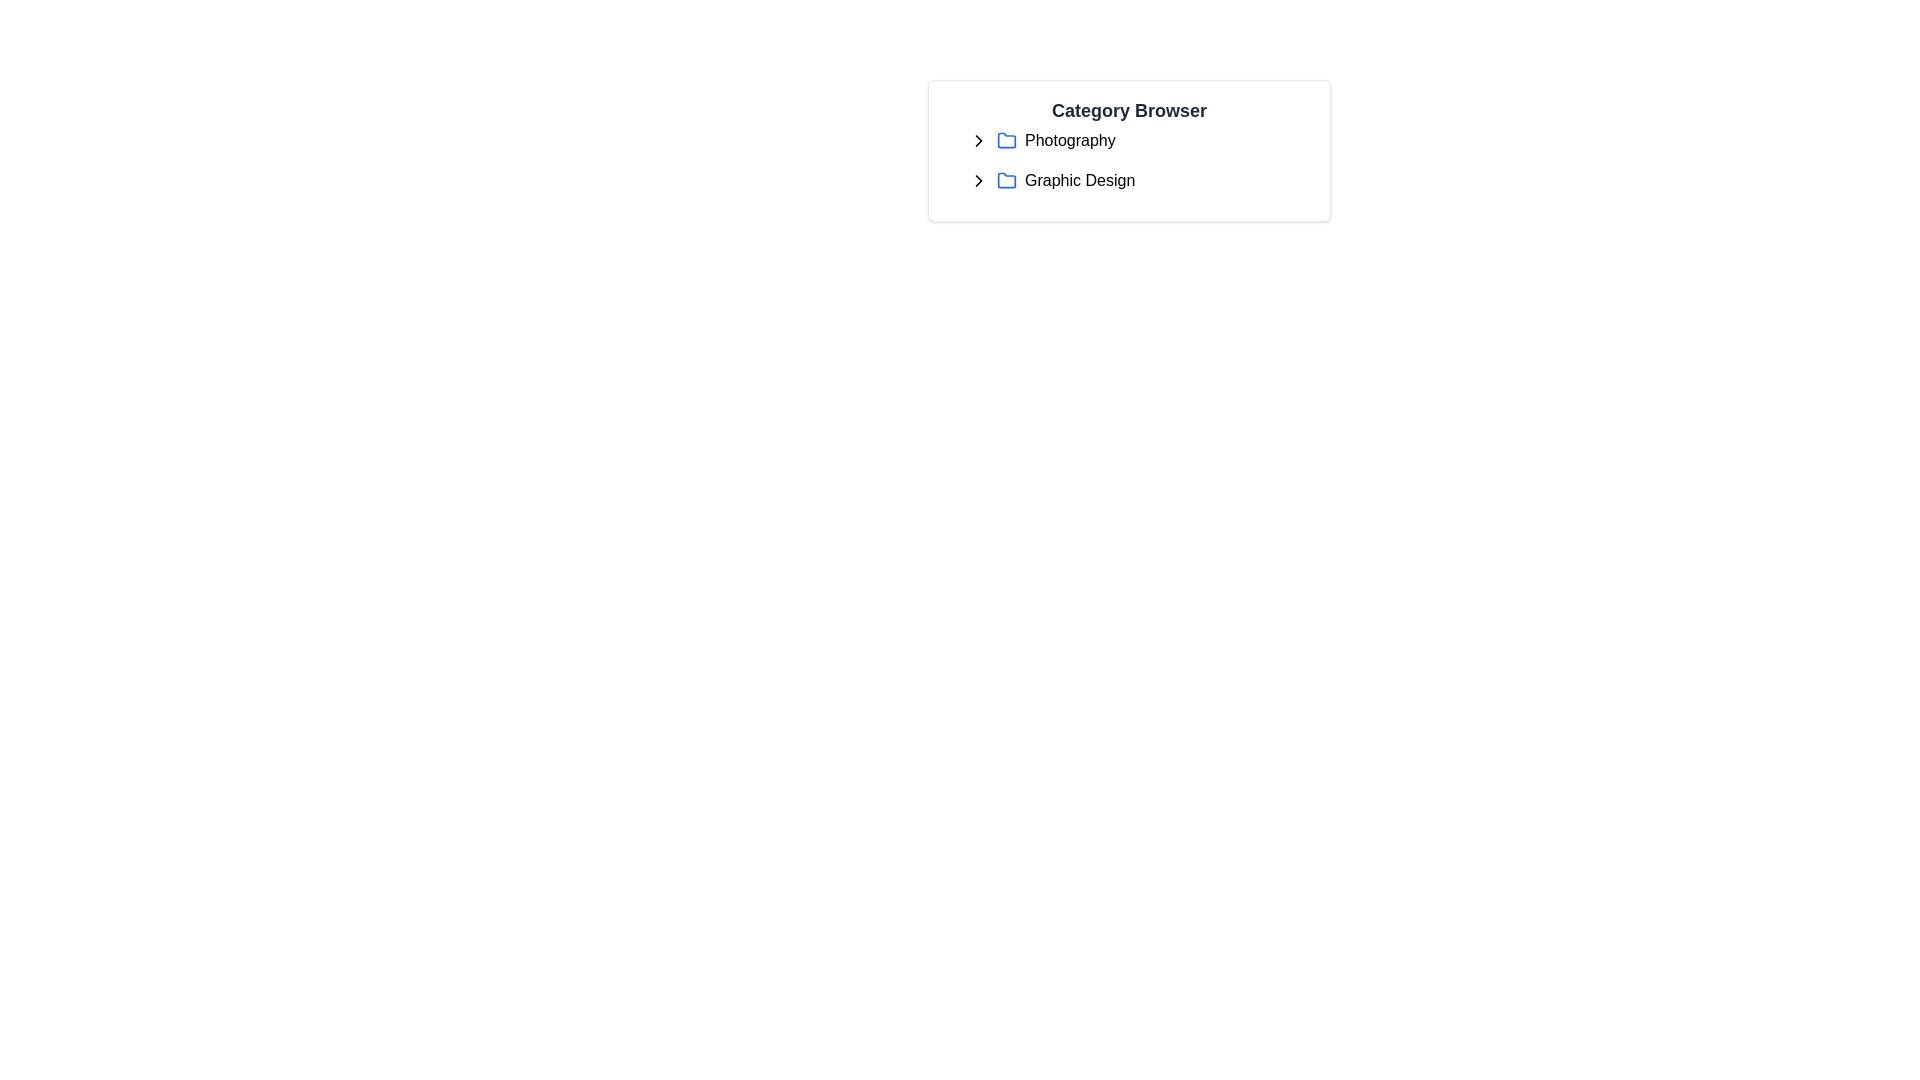 The height and width of the screenshot is (1080, 1920). What do you see at coordinates (979, 140) in the screenshot?
I see `the small right-pointing chevron icon next to the 'Photography' folder` at bounding box center [979, 140].